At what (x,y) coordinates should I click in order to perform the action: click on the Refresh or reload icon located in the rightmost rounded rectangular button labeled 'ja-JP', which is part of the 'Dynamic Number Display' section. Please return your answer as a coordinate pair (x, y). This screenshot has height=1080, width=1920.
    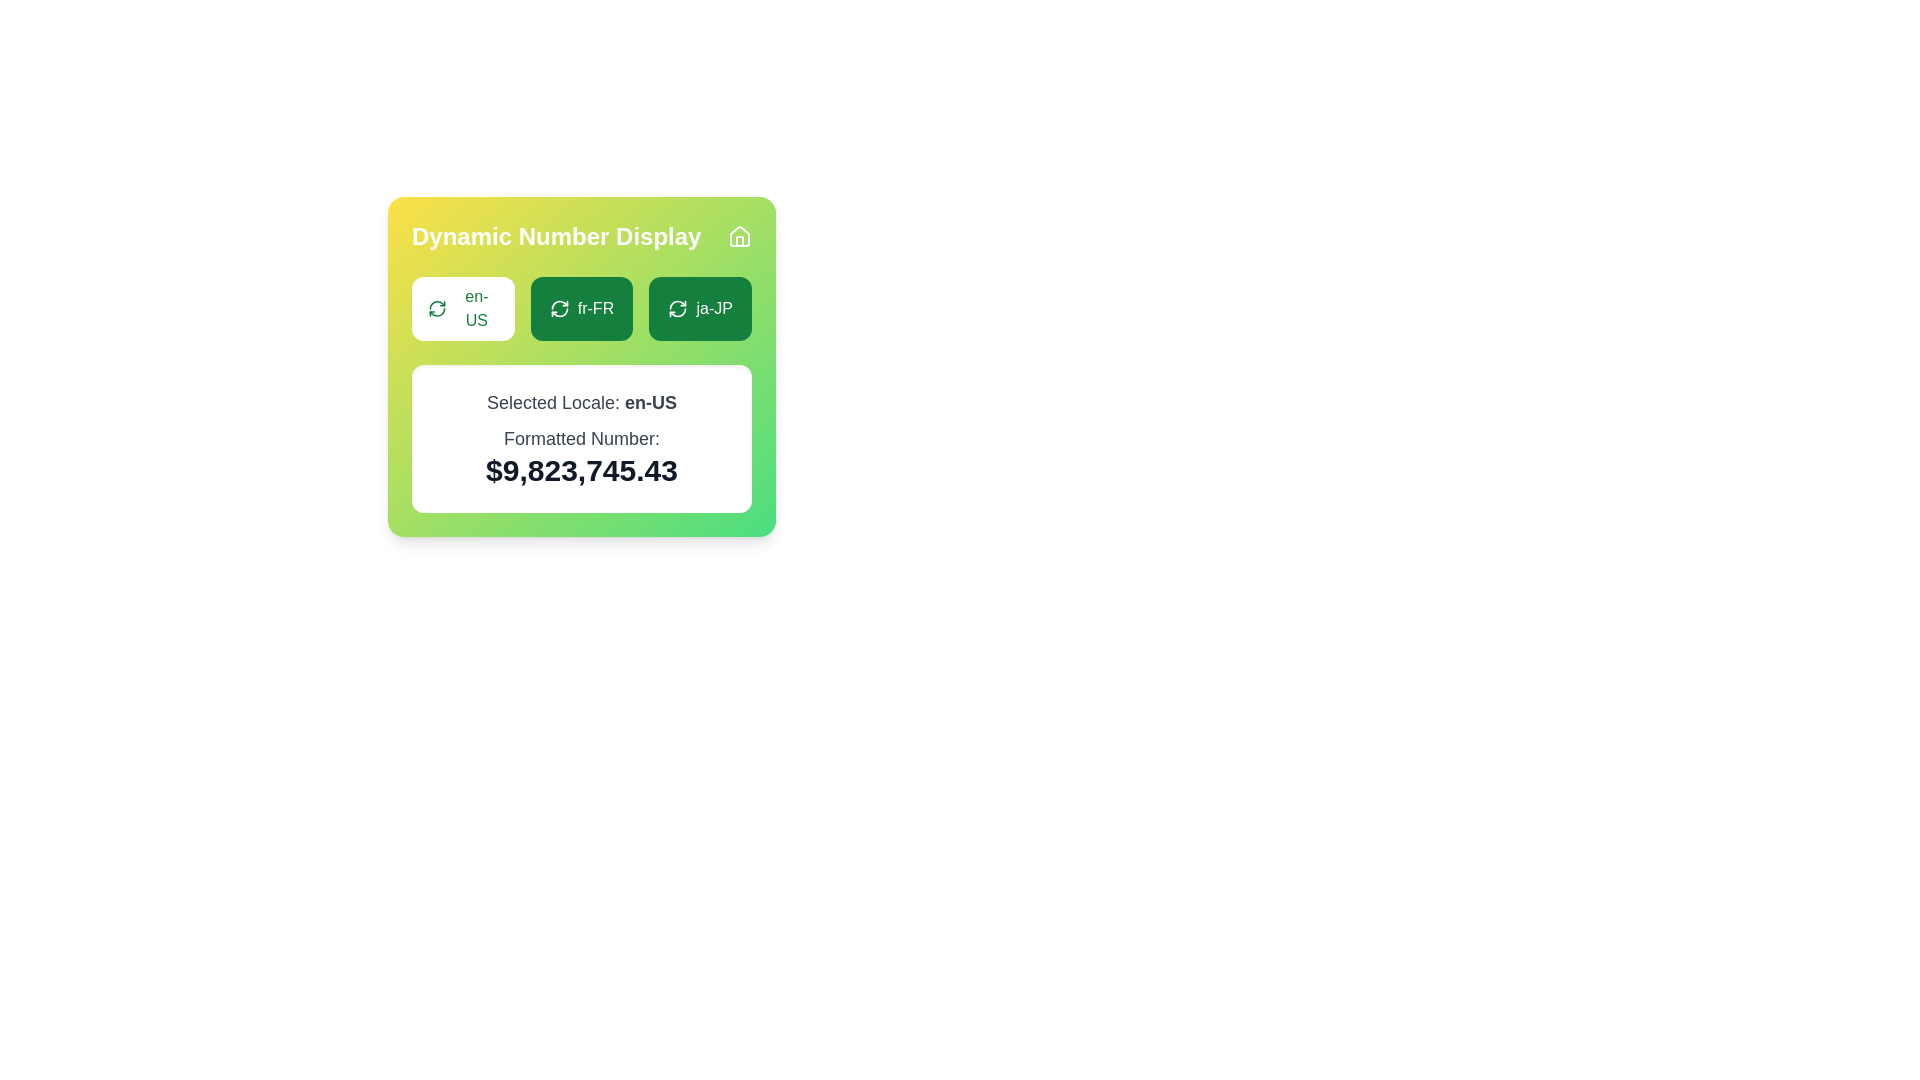
    Looking at the image, I should click on (678, 308).